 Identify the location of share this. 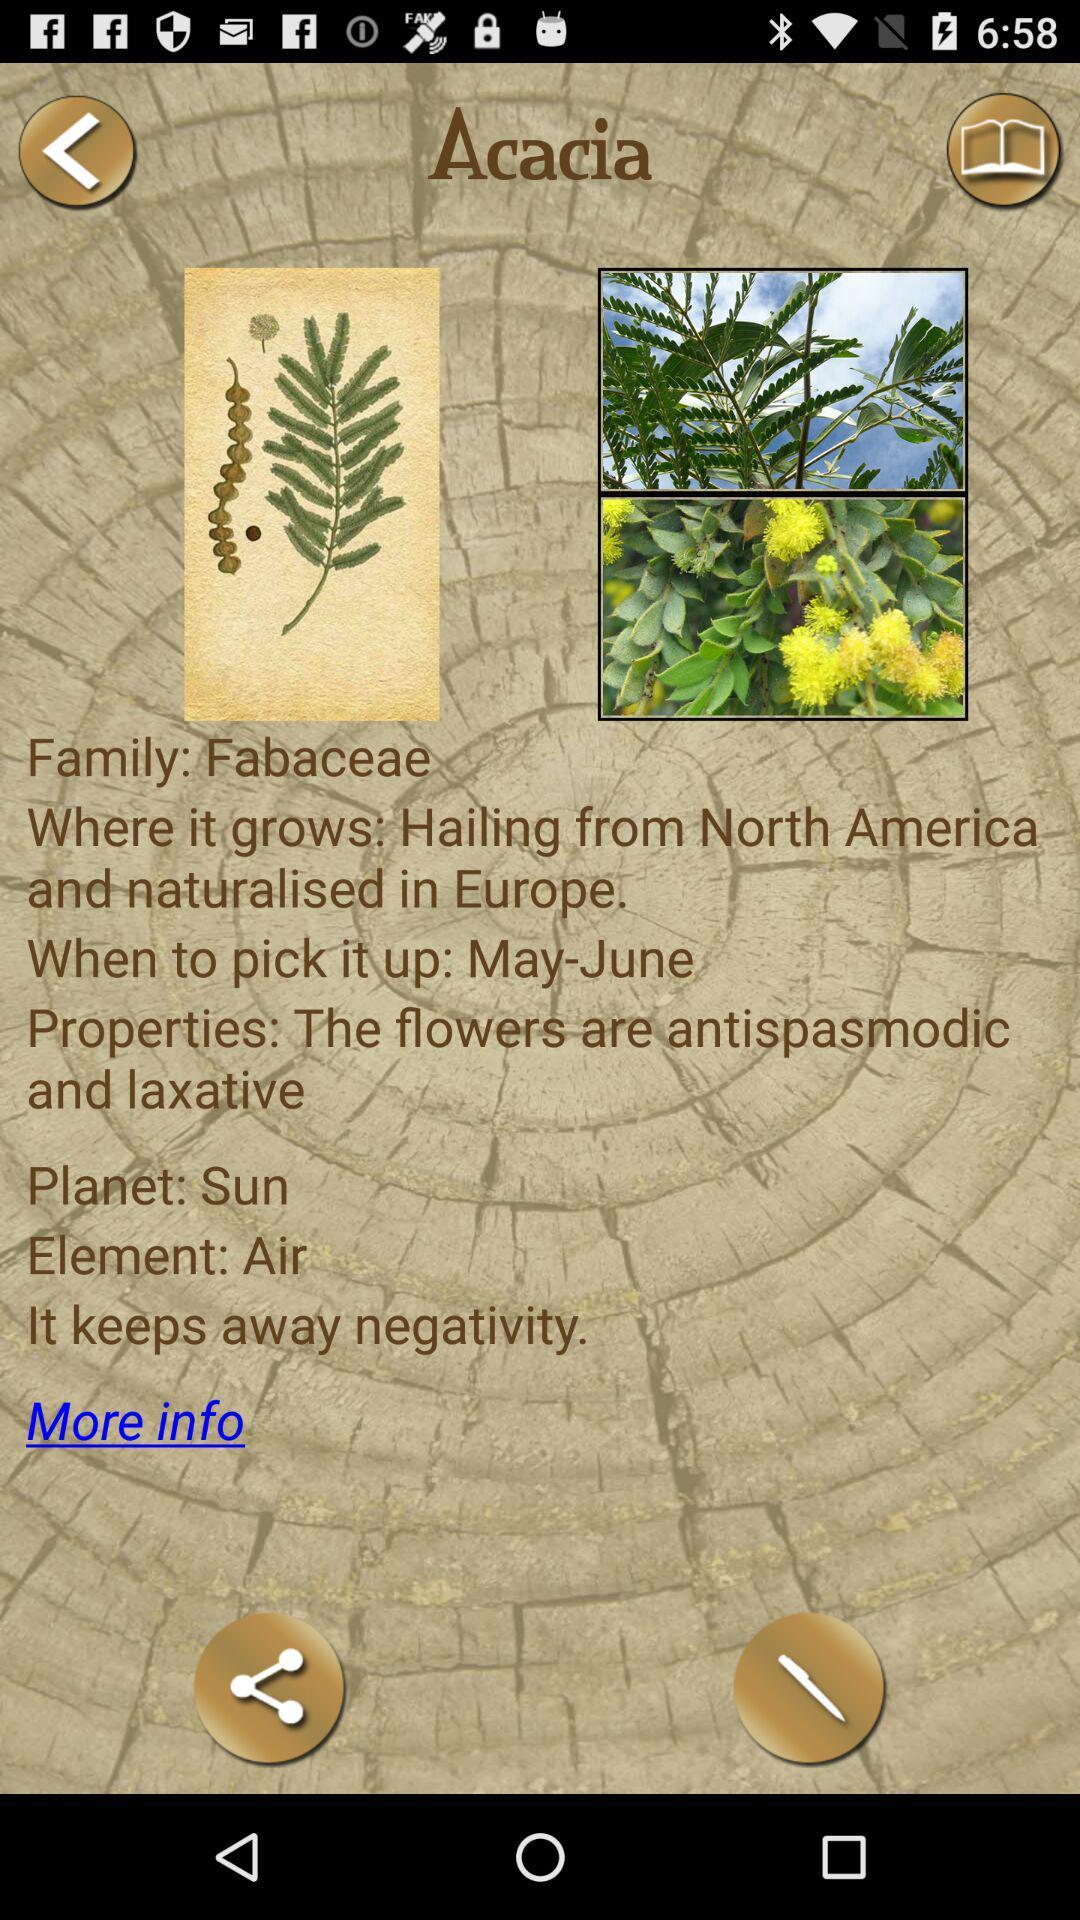
(270, 1688).